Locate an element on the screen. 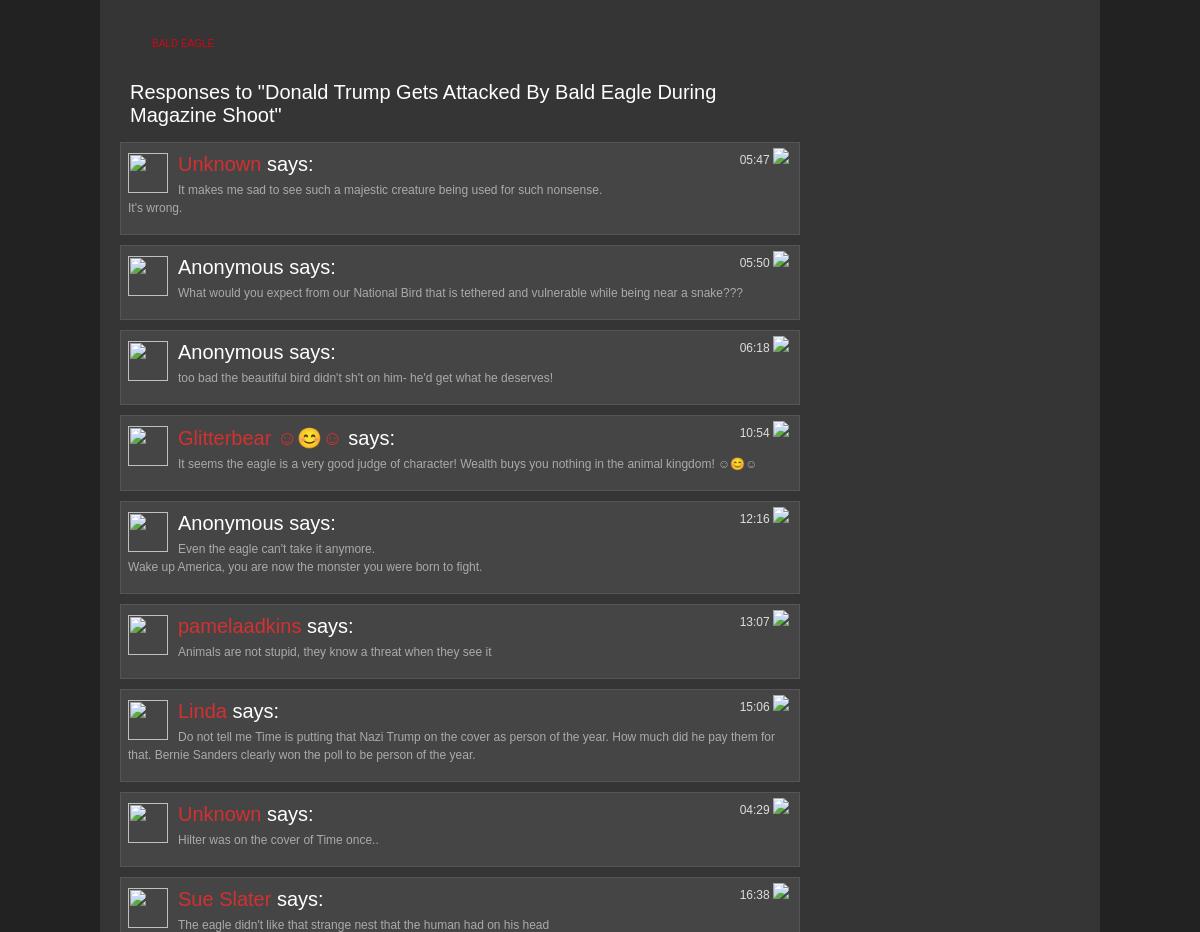  'bald eagle' is located at coordinates (182, 41).